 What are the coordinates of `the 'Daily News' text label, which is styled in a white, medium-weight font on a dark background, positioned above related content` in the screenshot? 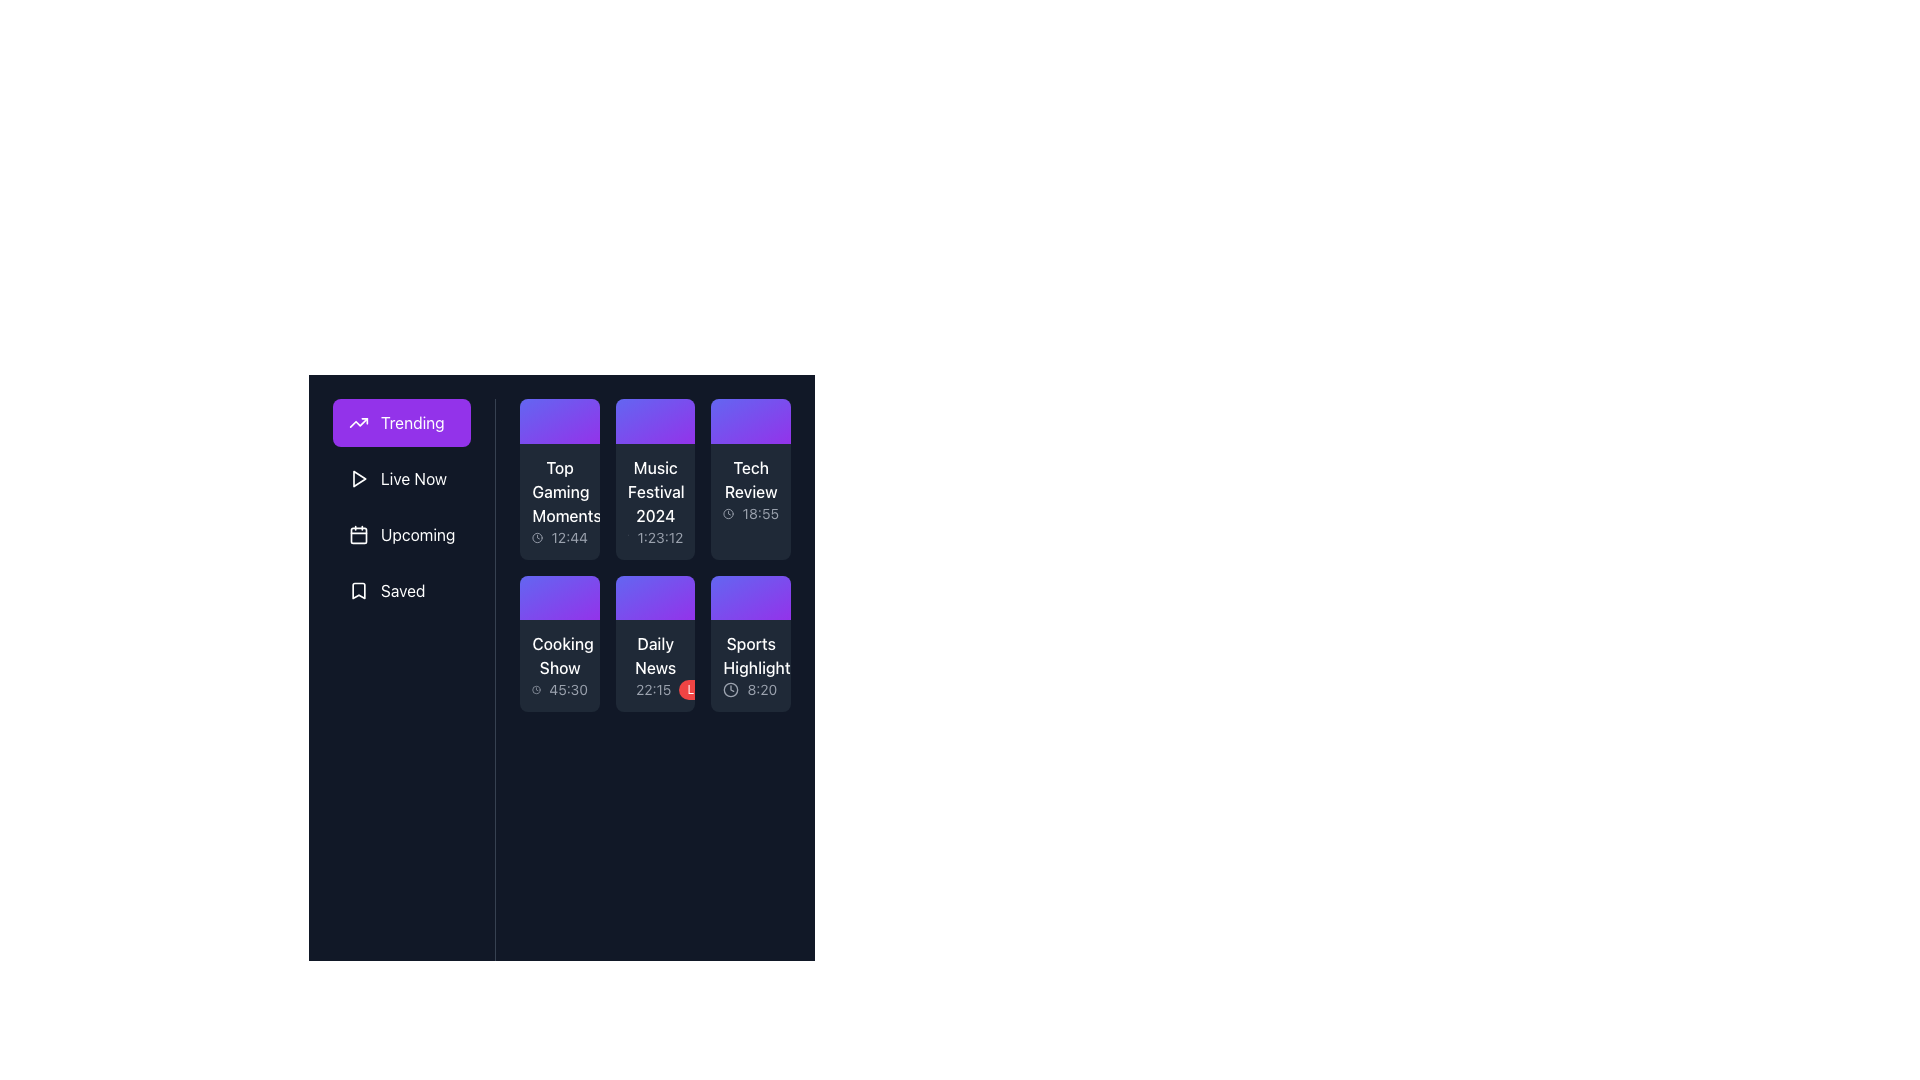 It's located at (655, 656).